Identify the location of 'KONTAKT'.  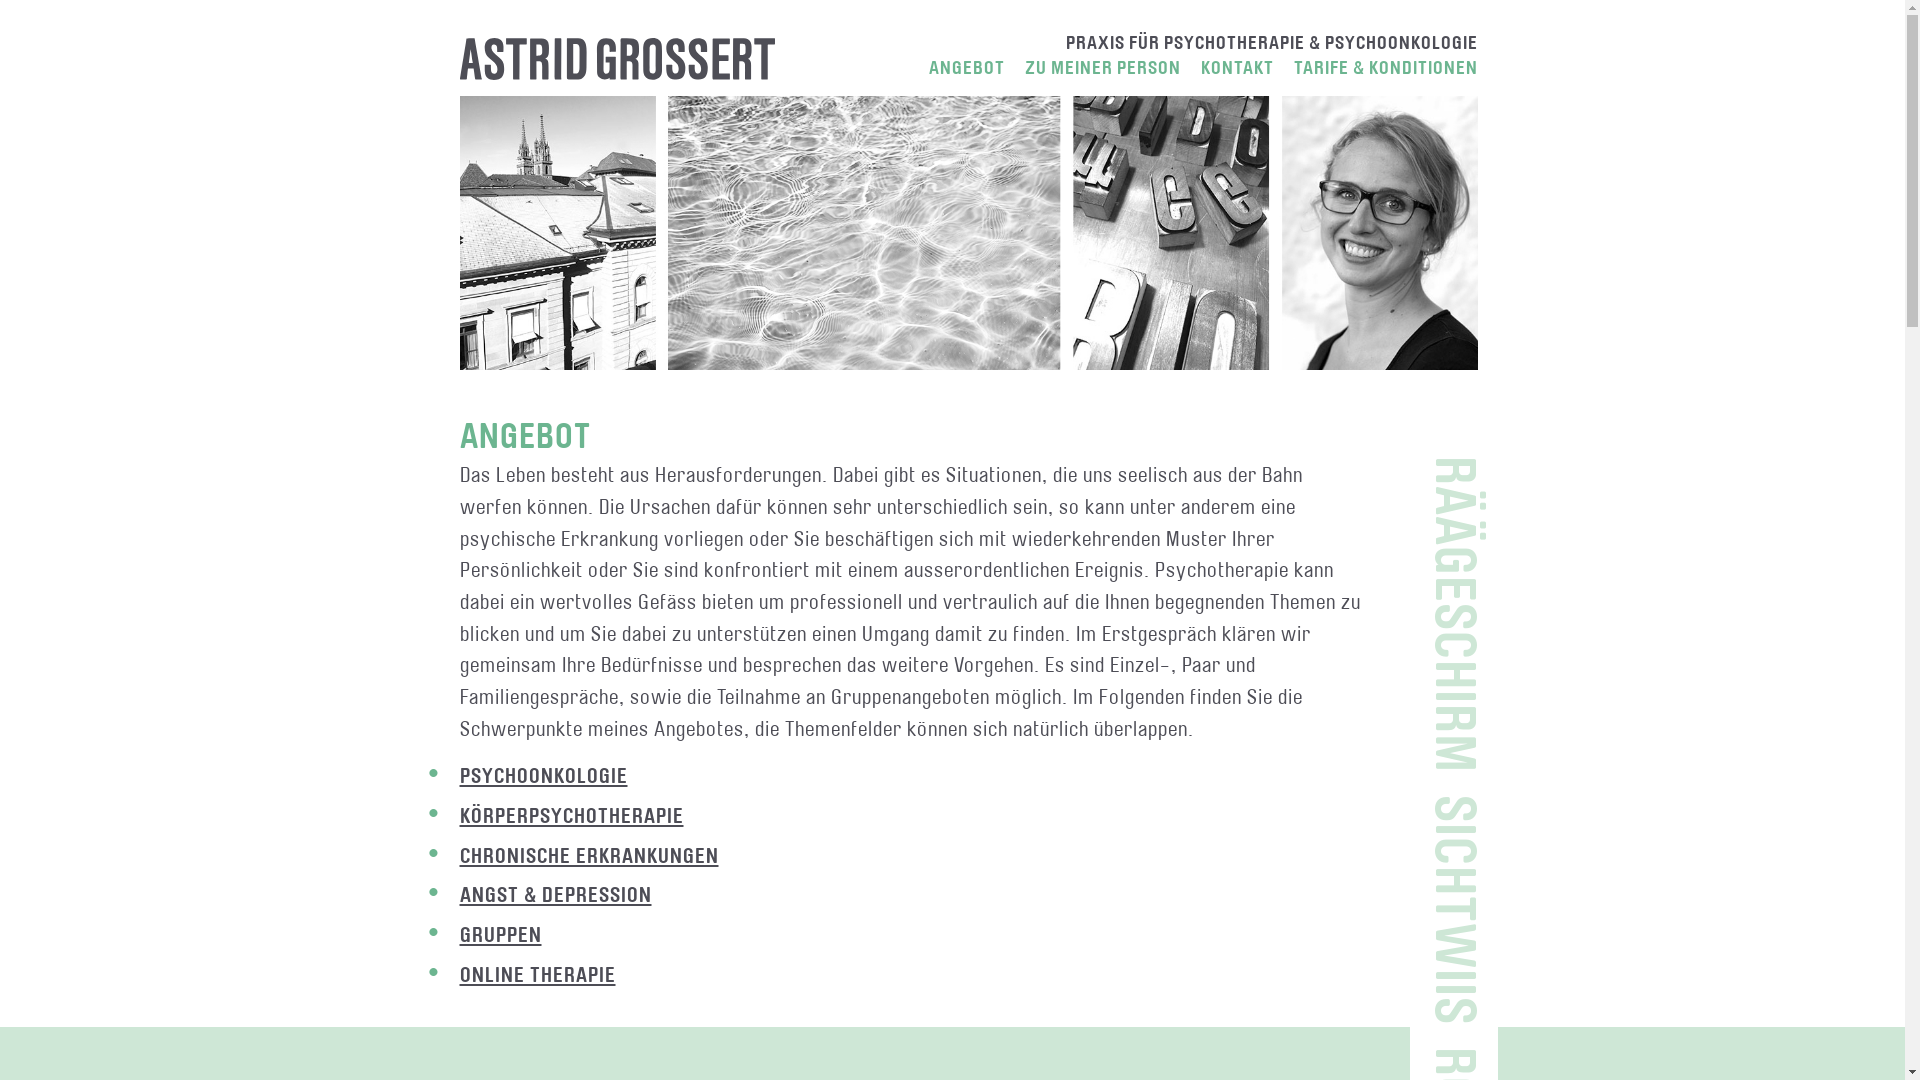
(1235, 67).